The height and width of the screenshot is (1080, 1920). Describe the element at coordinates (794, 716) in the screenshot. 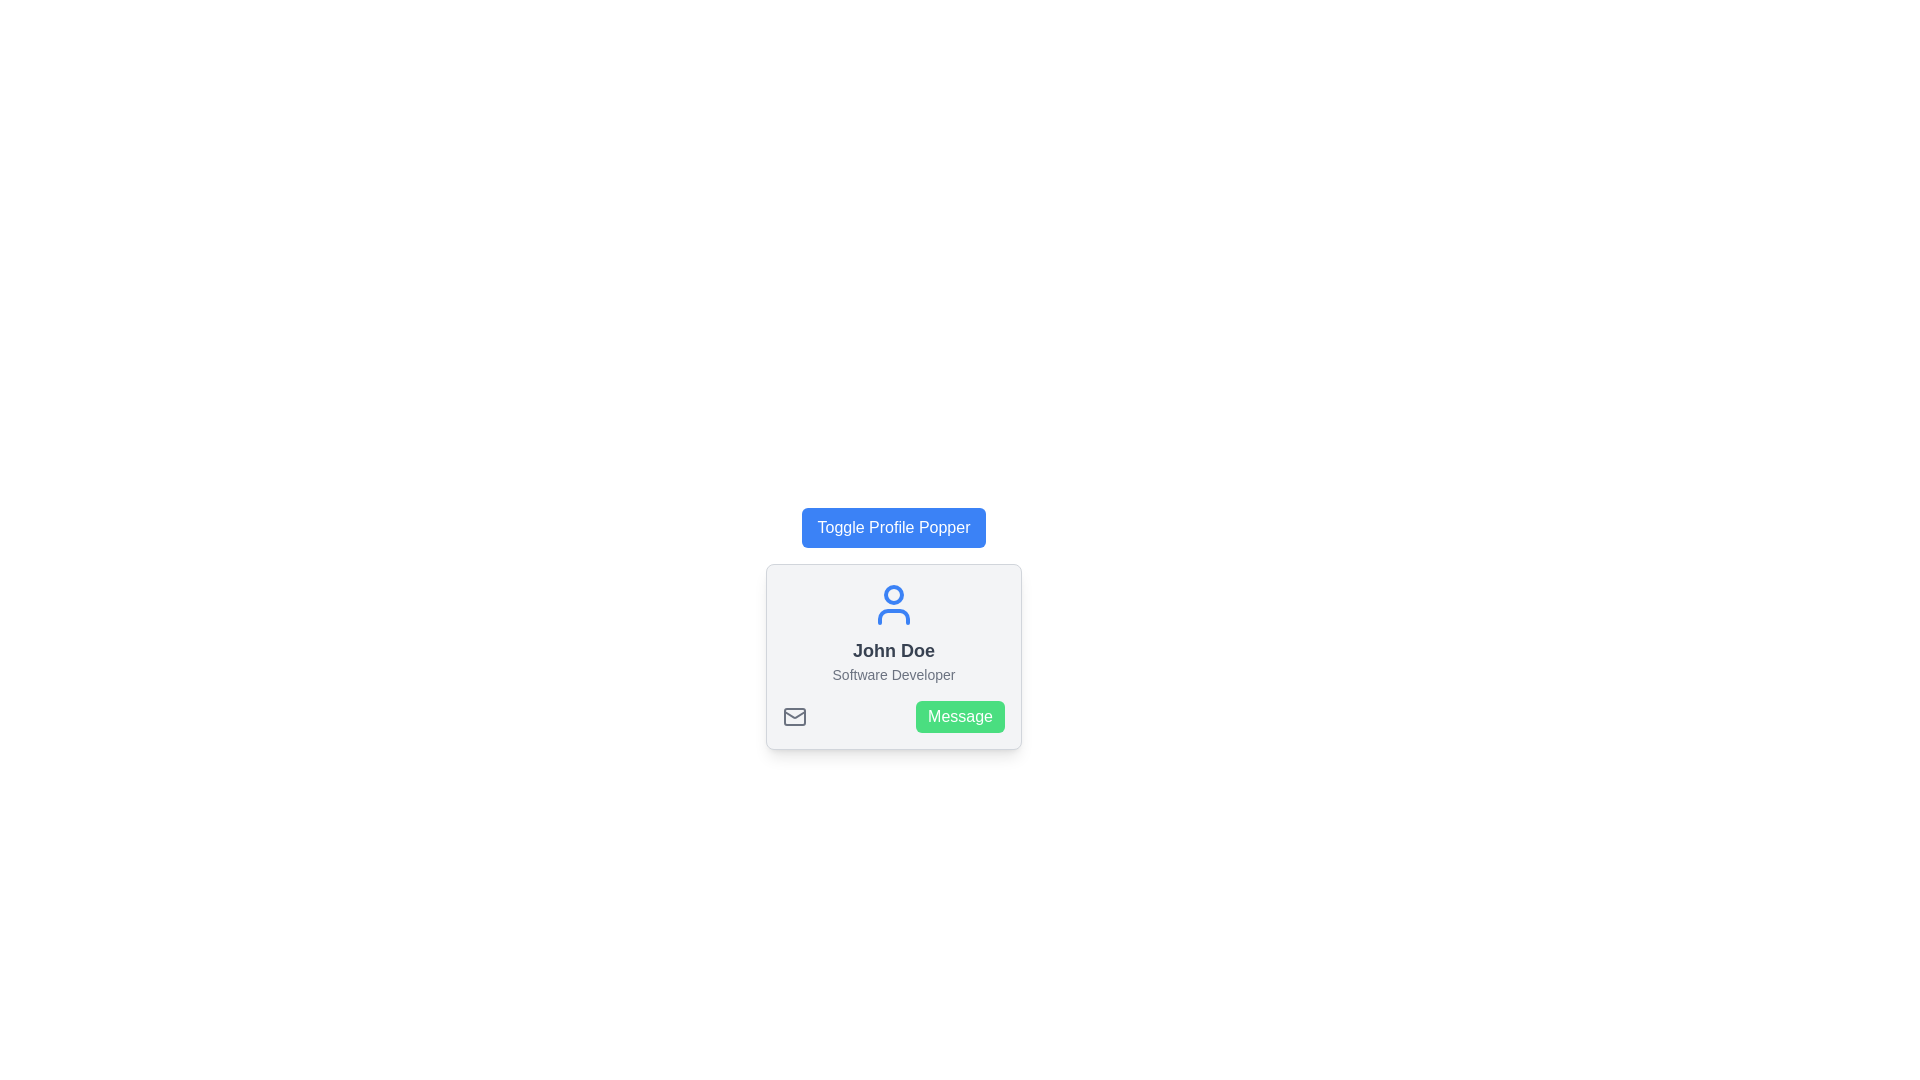

I see `the envelope icon located at the bottom-left corner of the user profile card, adjacent to the 'Message' button` at that location.